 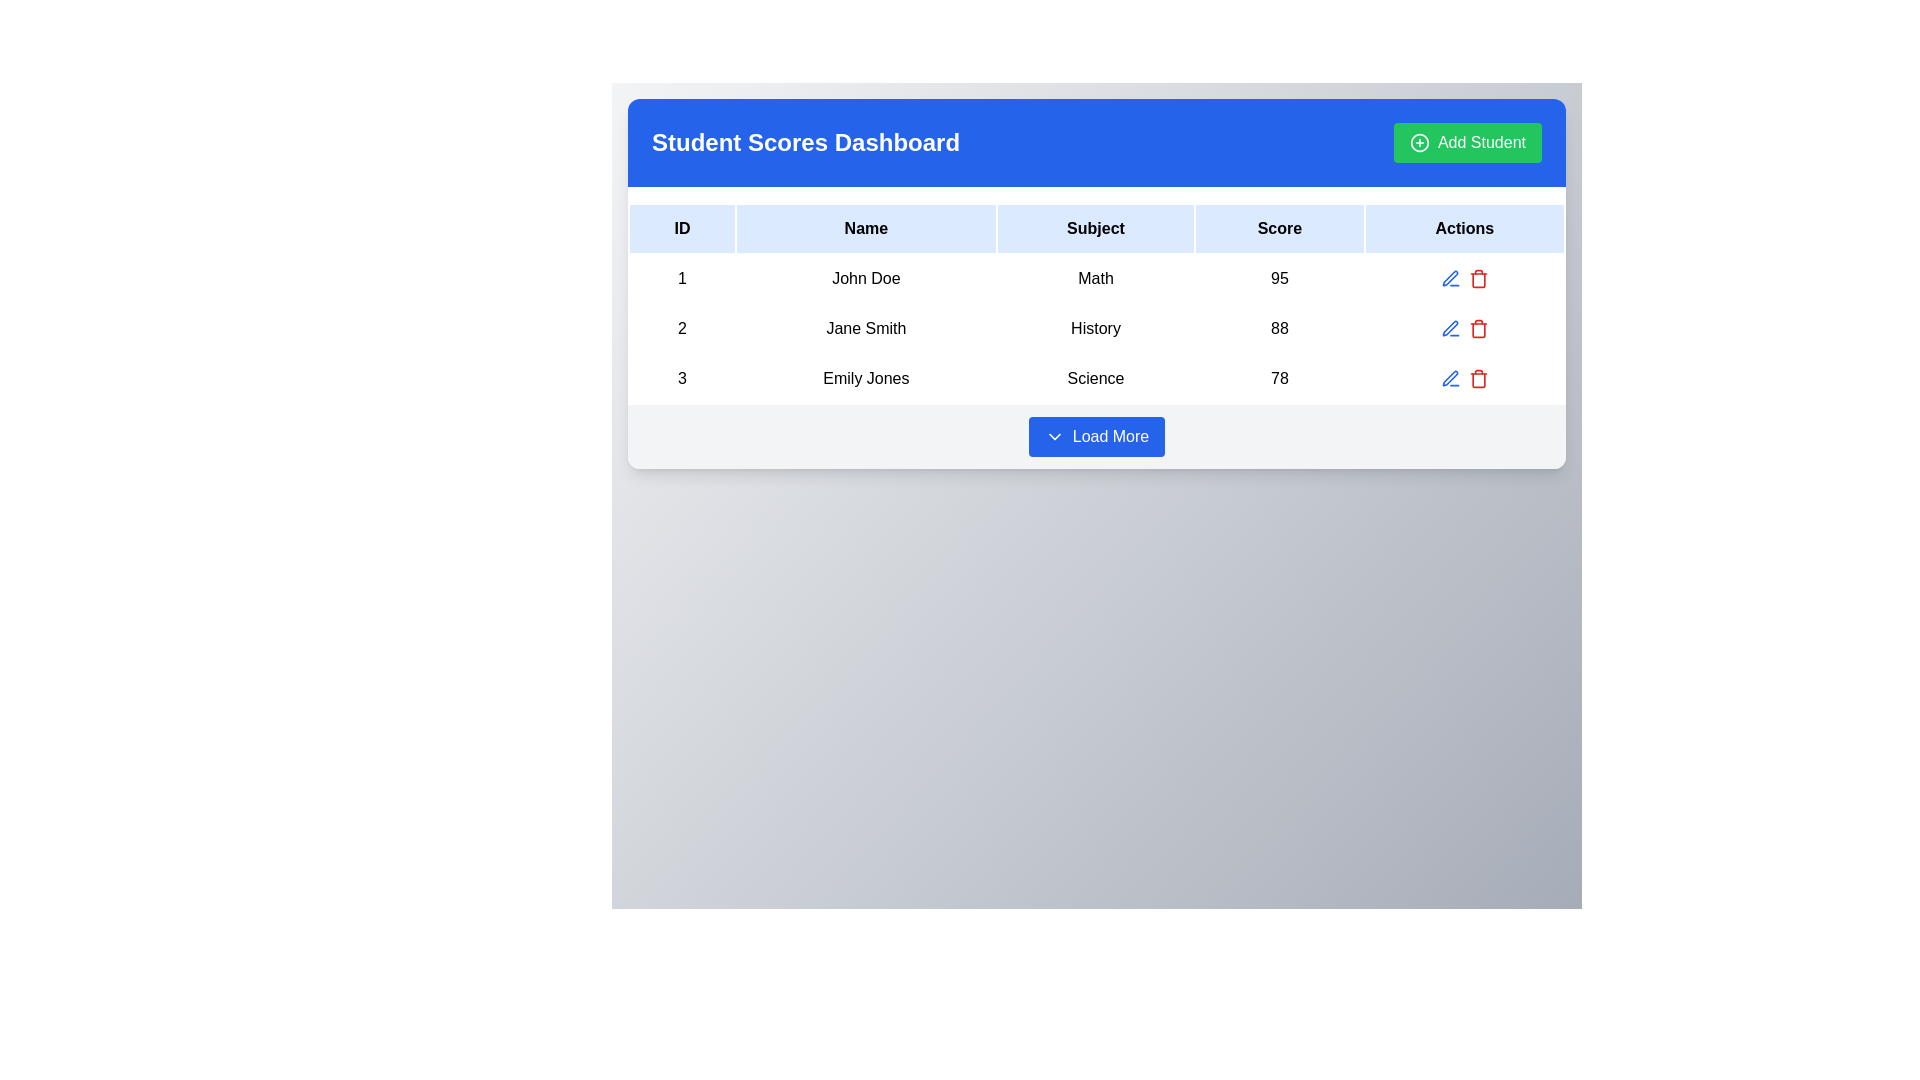 I want to click on the text label displaying the word 'Math', which is located in the third cell of the first row of a table in the 'Subject' column, so click(x=1094, y=278).